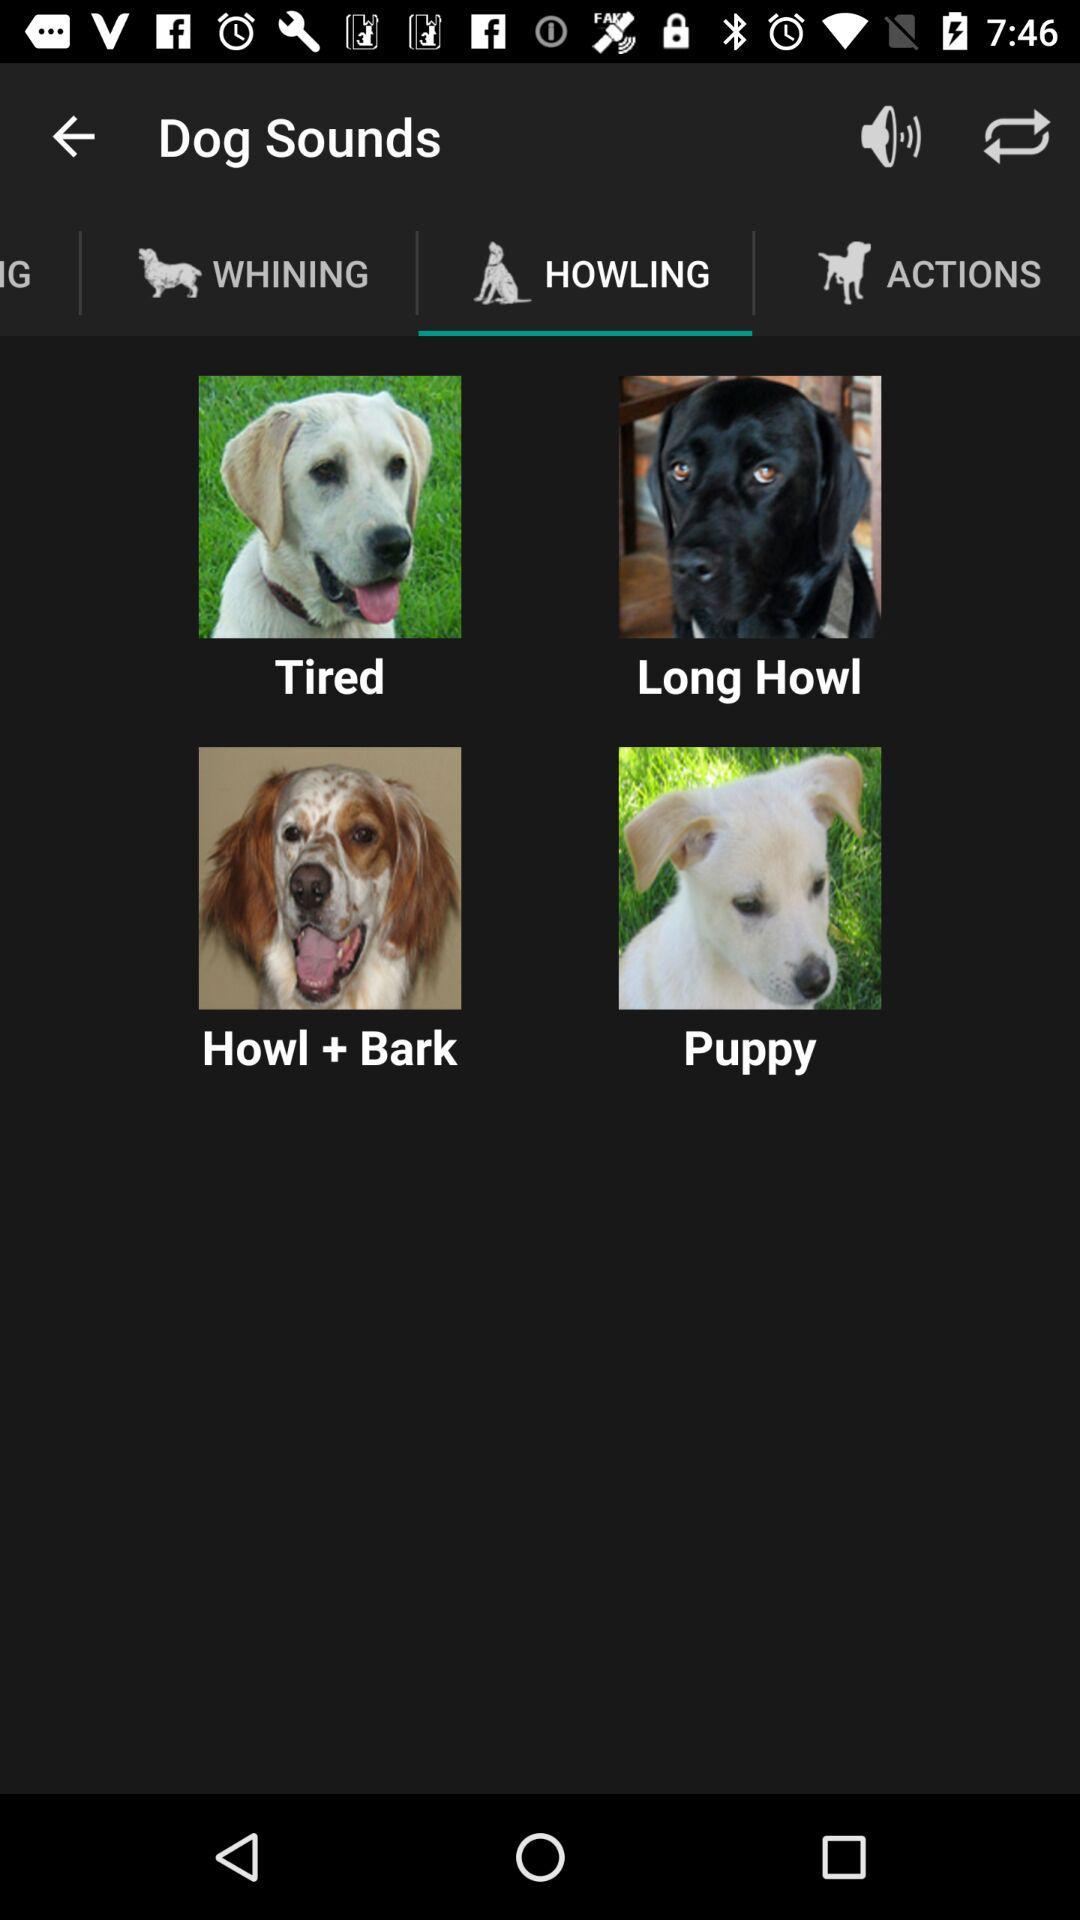 Image resolution: width=1080 pixels, height=1920 pixels. I want to click on change dog, so click(329, 878).